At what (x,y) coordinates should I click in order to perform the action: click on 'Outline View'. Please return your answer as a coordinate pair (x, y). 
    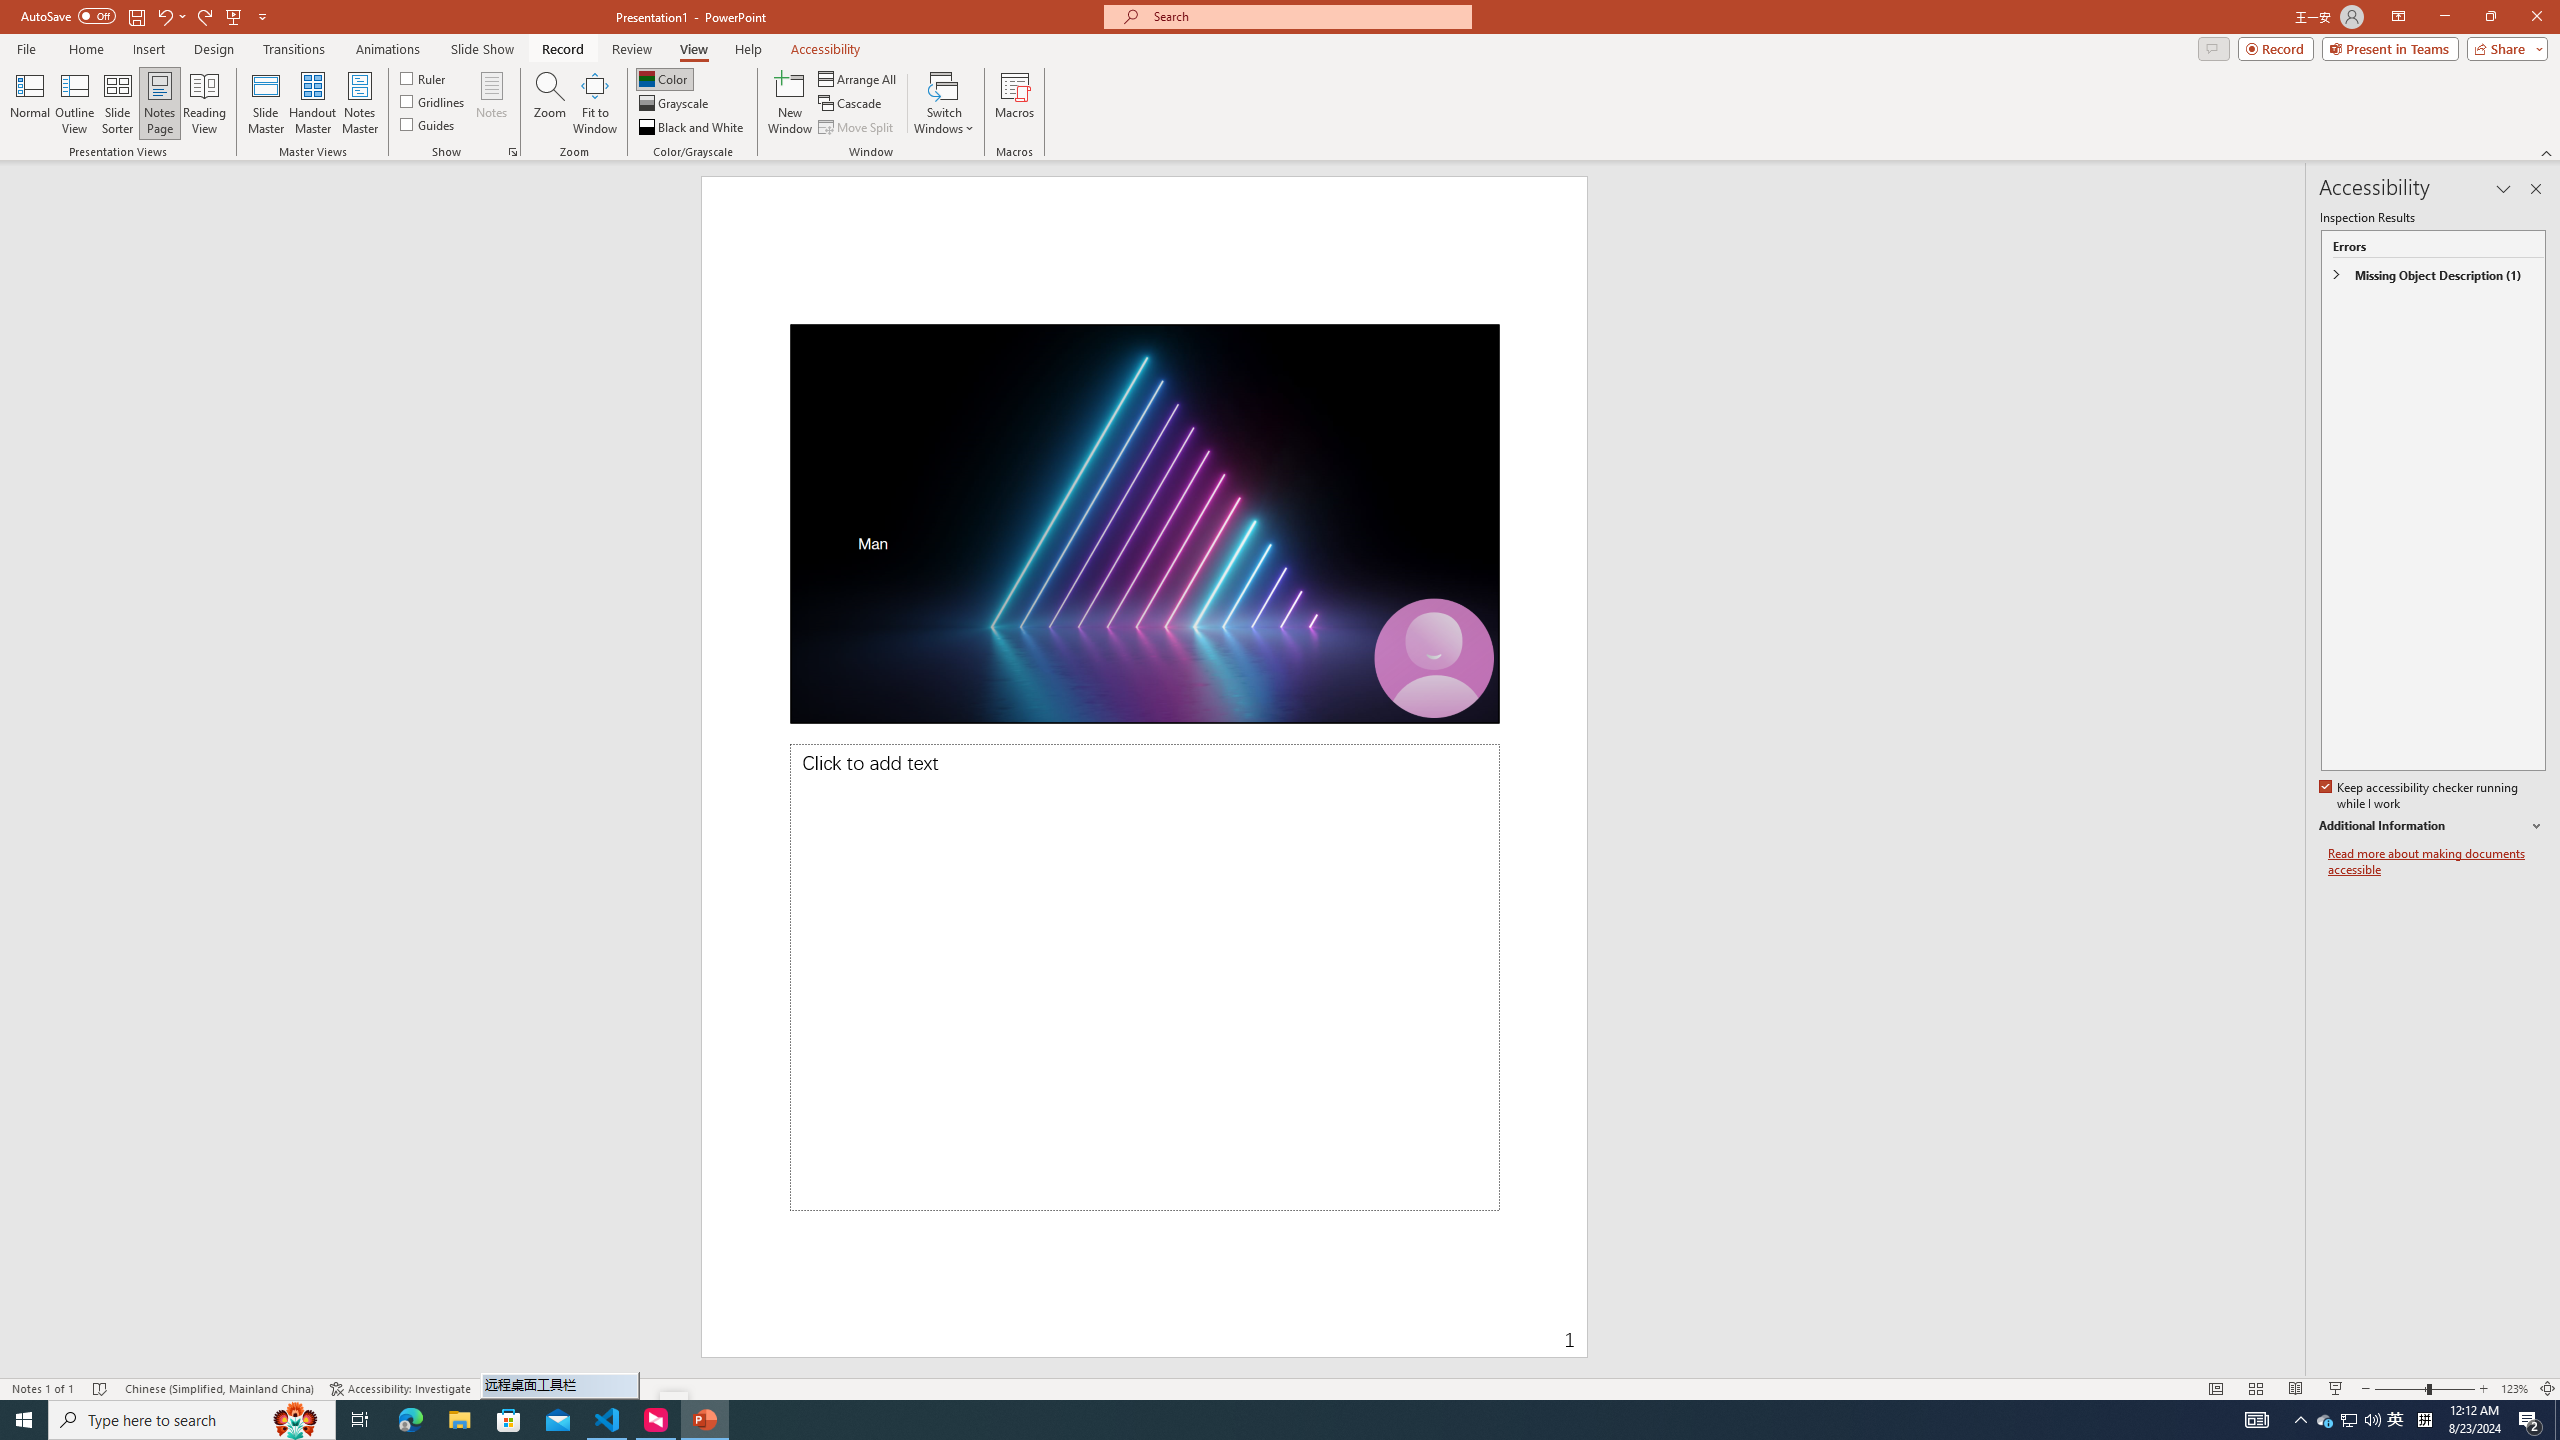
    Looking at the image, I should click on (74, 103).